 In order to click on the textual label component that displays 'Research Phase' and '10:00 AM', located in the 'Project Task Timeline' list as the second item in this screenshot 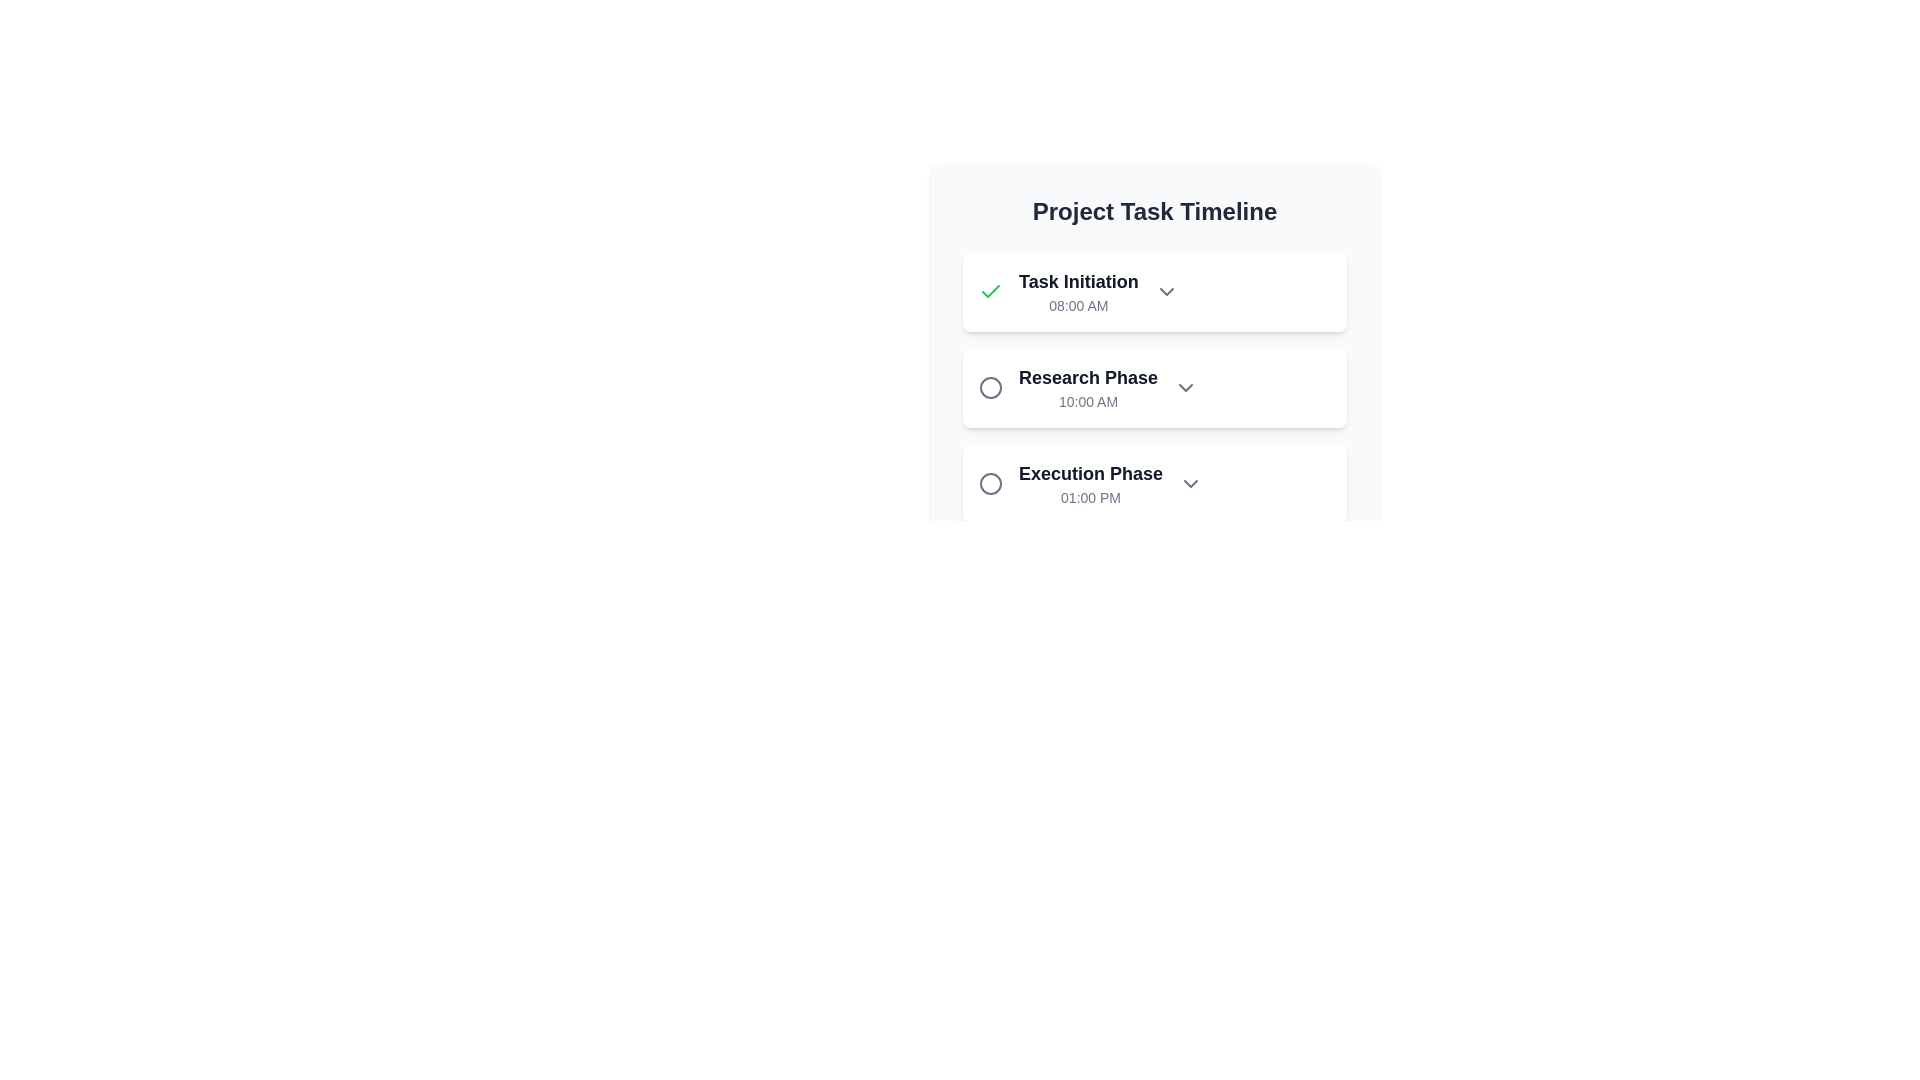, I will do `click(1087, 388)`.